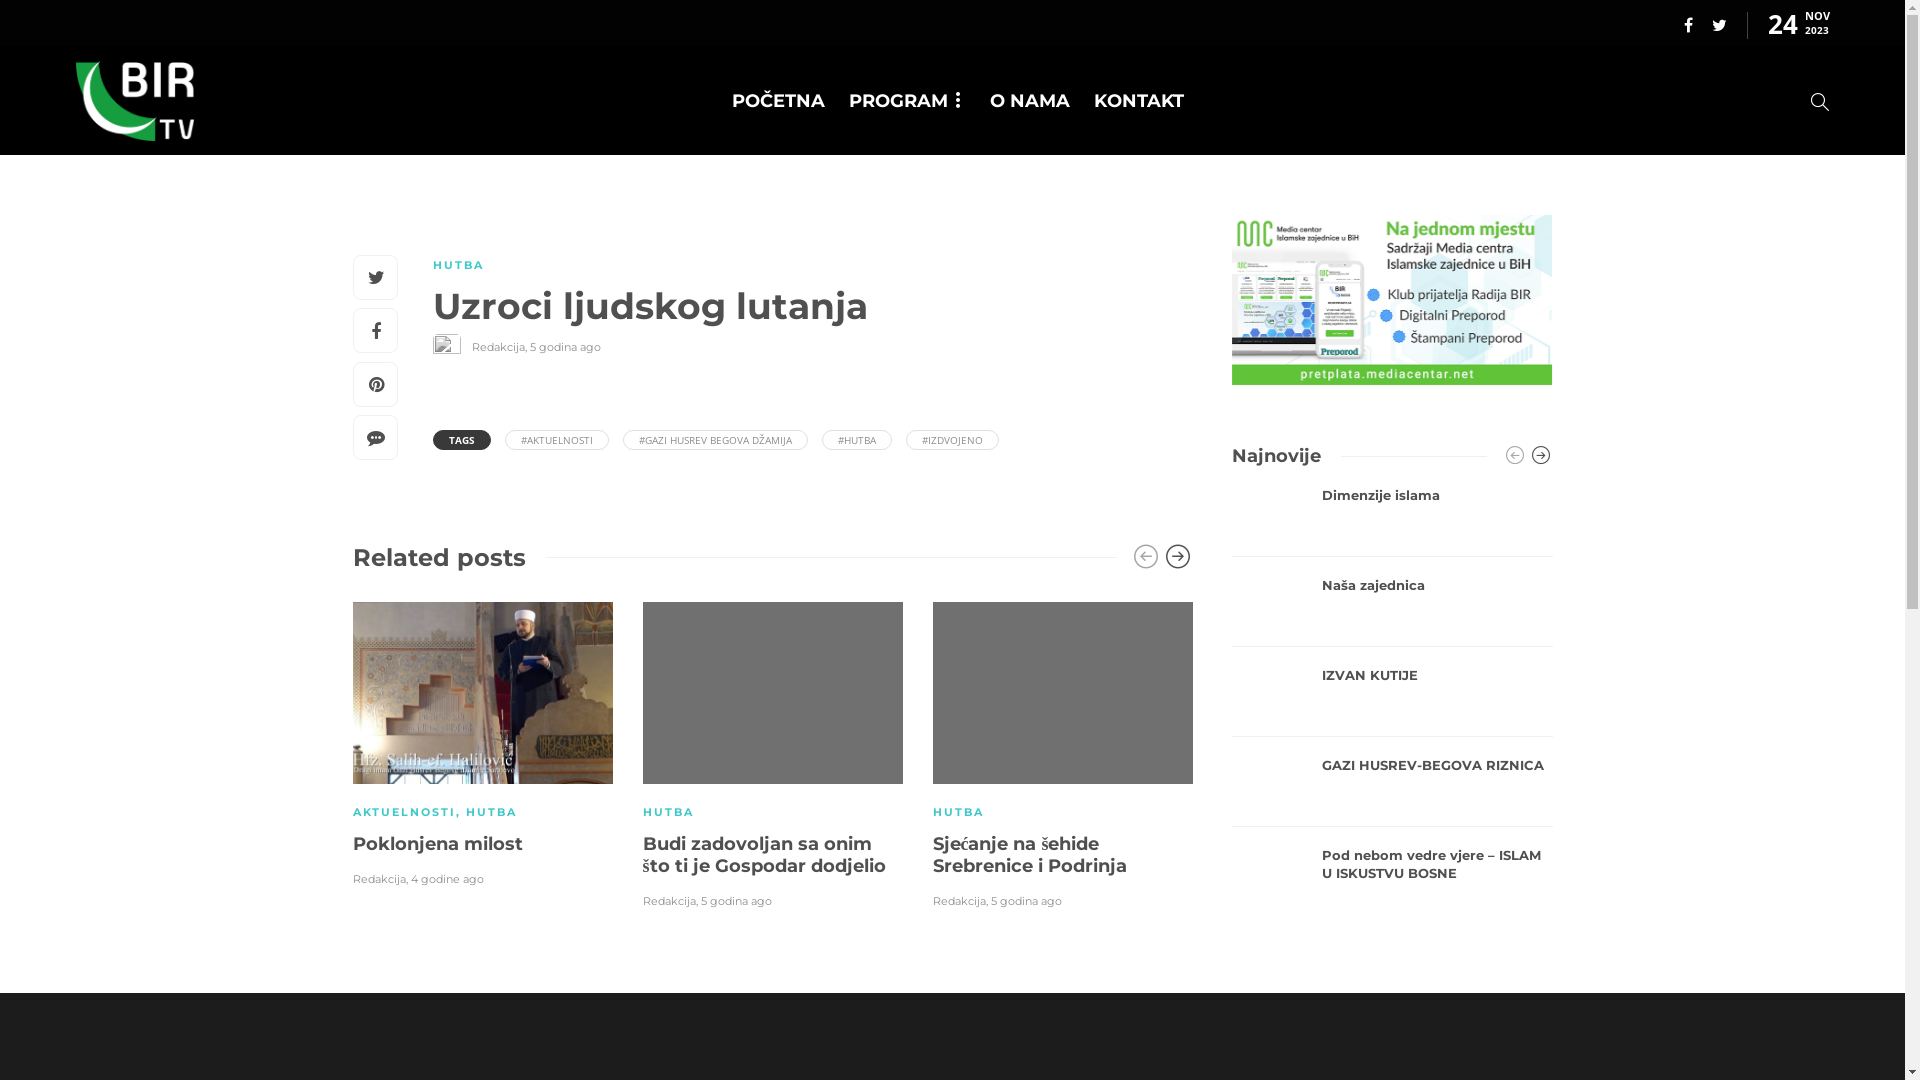 The width and height of the screenshot is (1920, 1080). What do you see at coordinates (470, 346) in the screenshot?
I see `'Redakcija'` at bounding box center [470, 346].